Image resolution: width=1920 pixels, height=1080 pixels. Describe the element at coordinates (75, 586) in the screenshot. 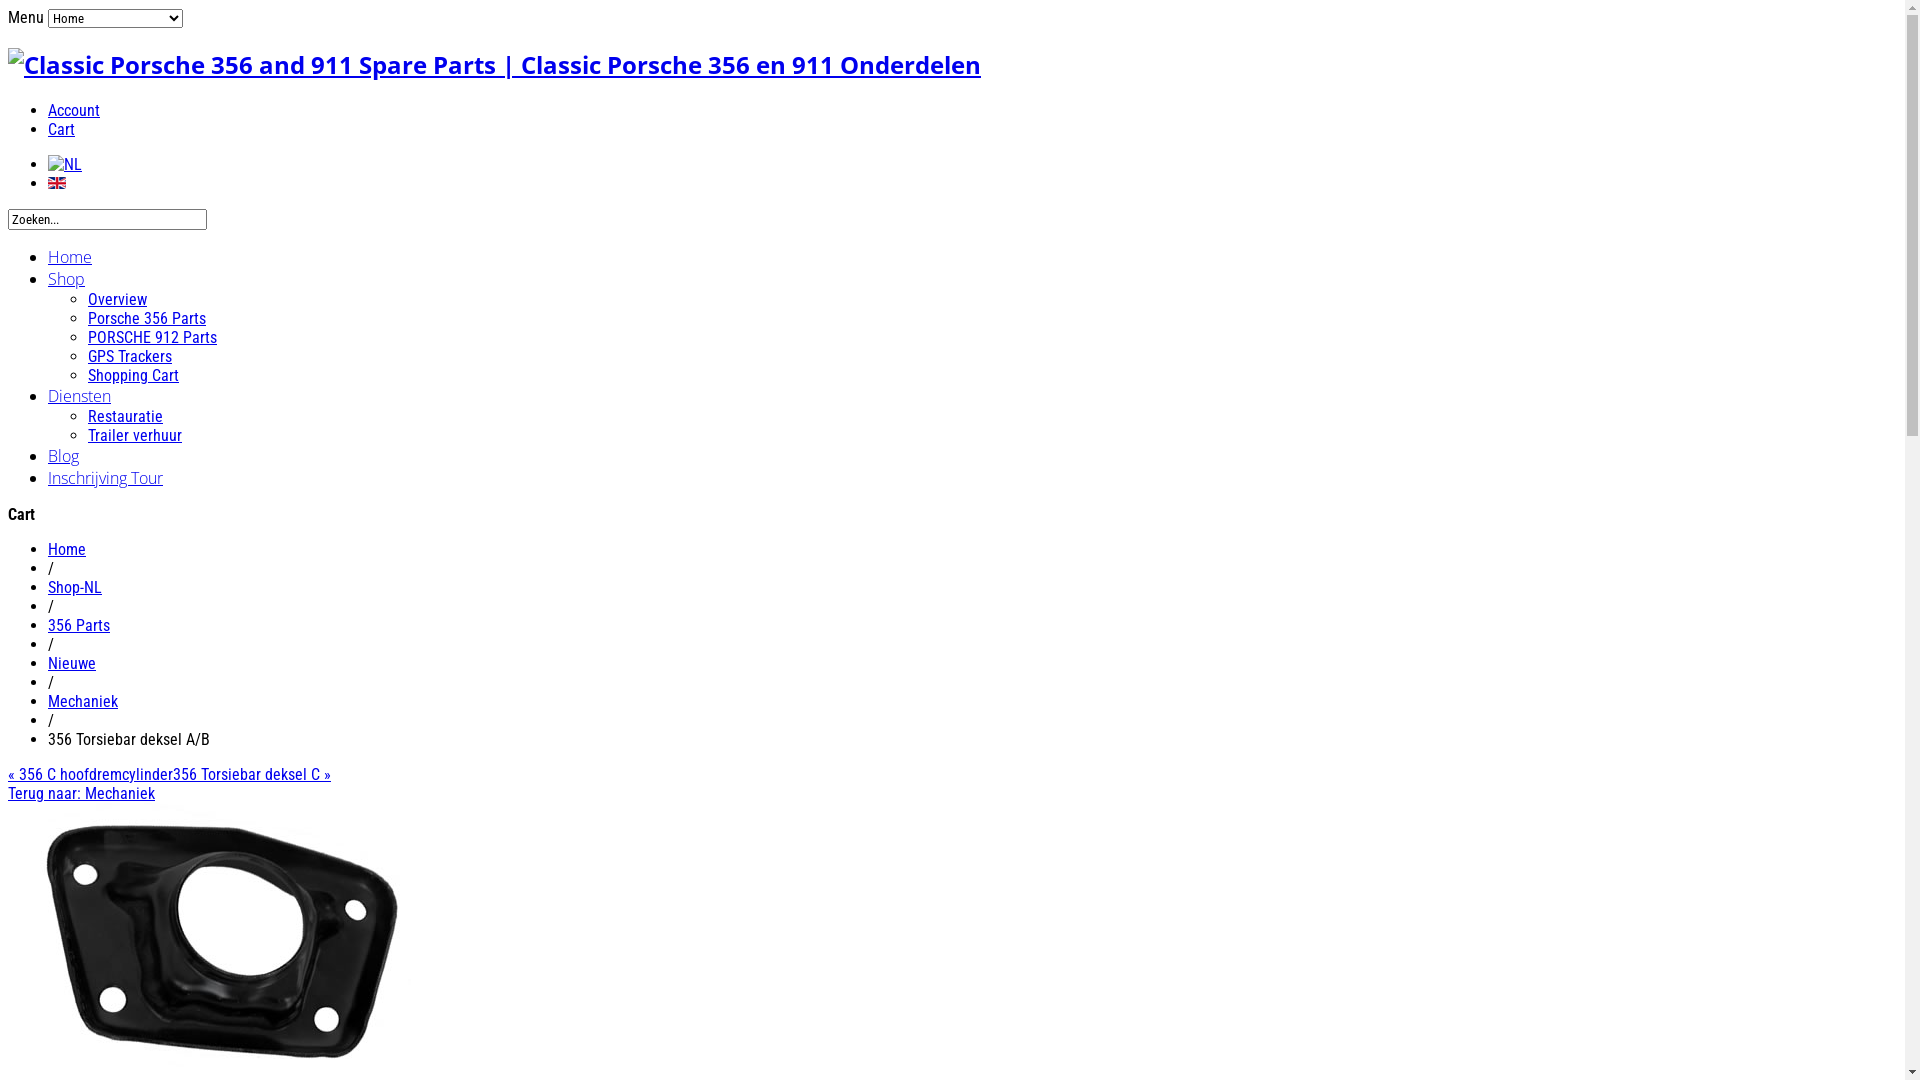

I see `'Shop-NL'` at that location.